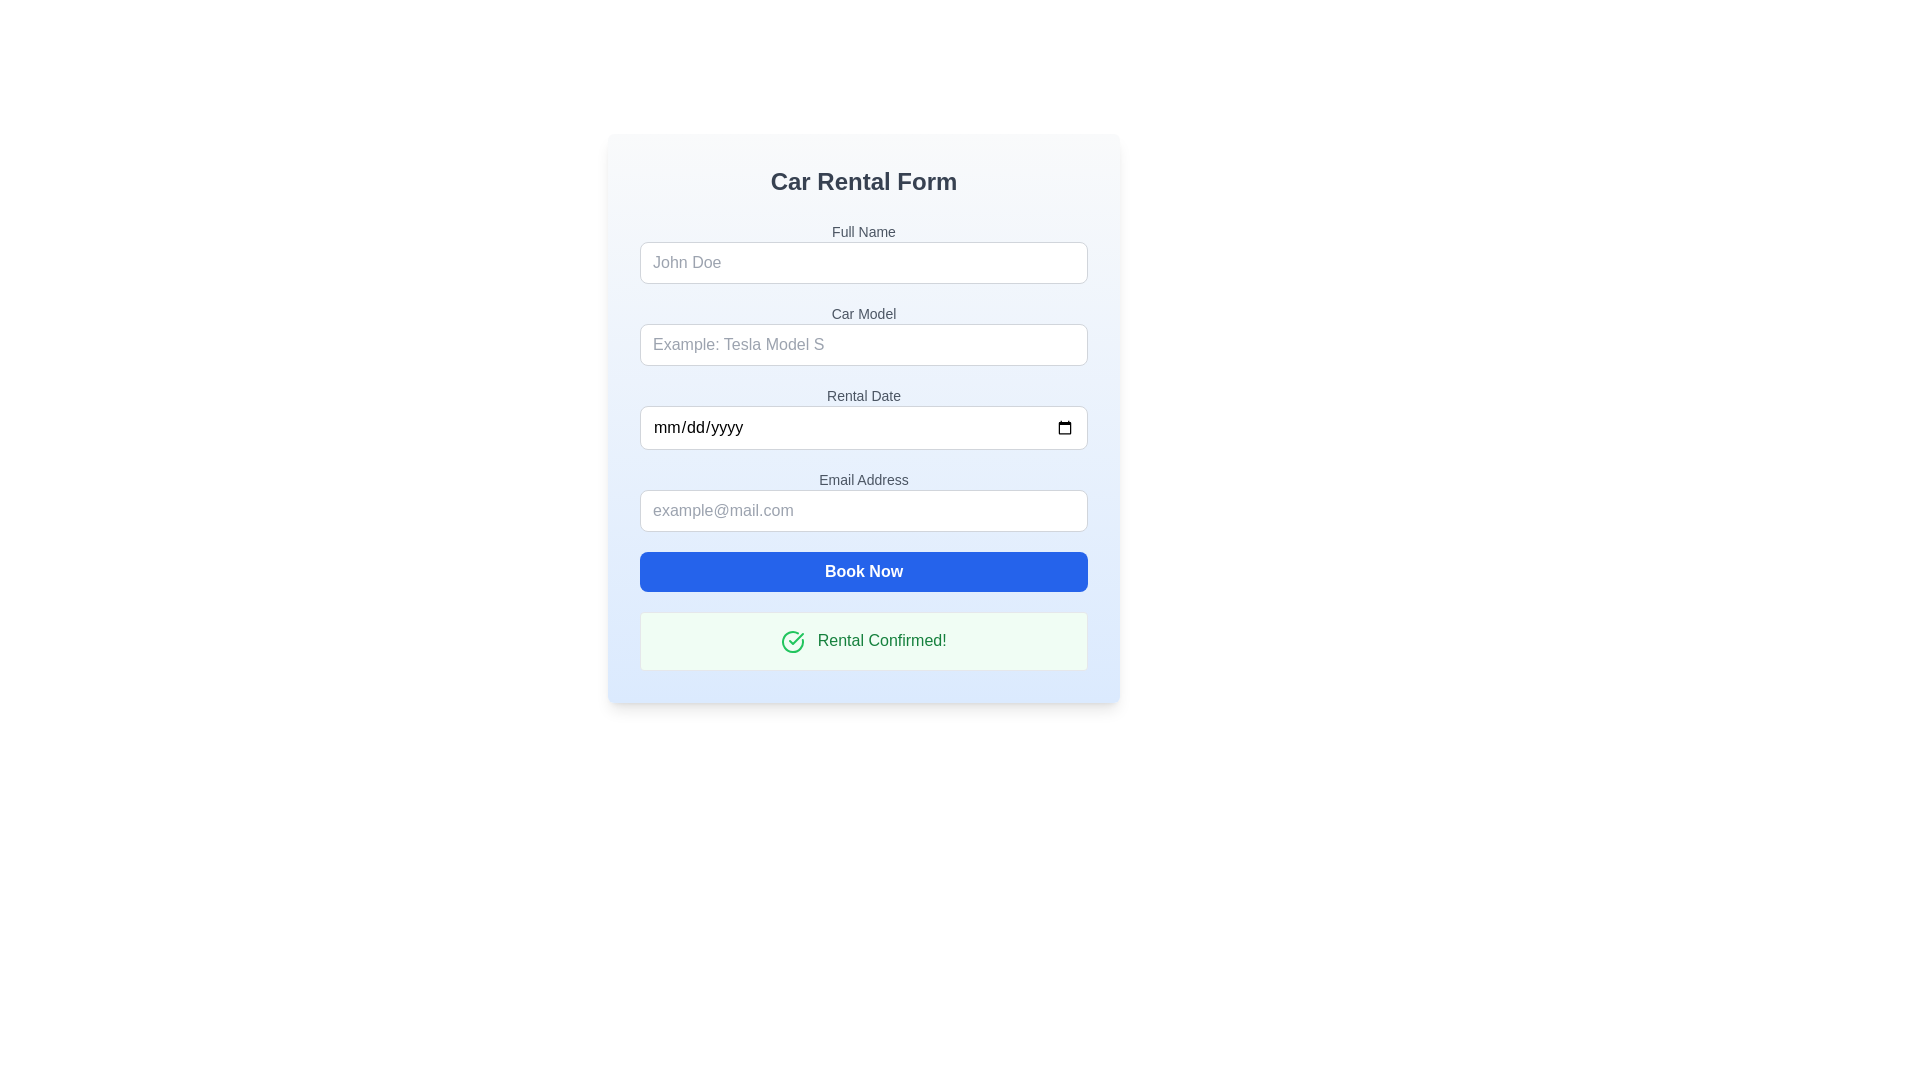 The height and width of the screenshot is (1080, 1920). Describe the element at coordinates (792, 641) in the screenshot. I see `the circular icon with a light green checkmark symbol inside, located to the left of the text 'Rental Confirmed!' in a green box at the bottom of the main form section` at that location.